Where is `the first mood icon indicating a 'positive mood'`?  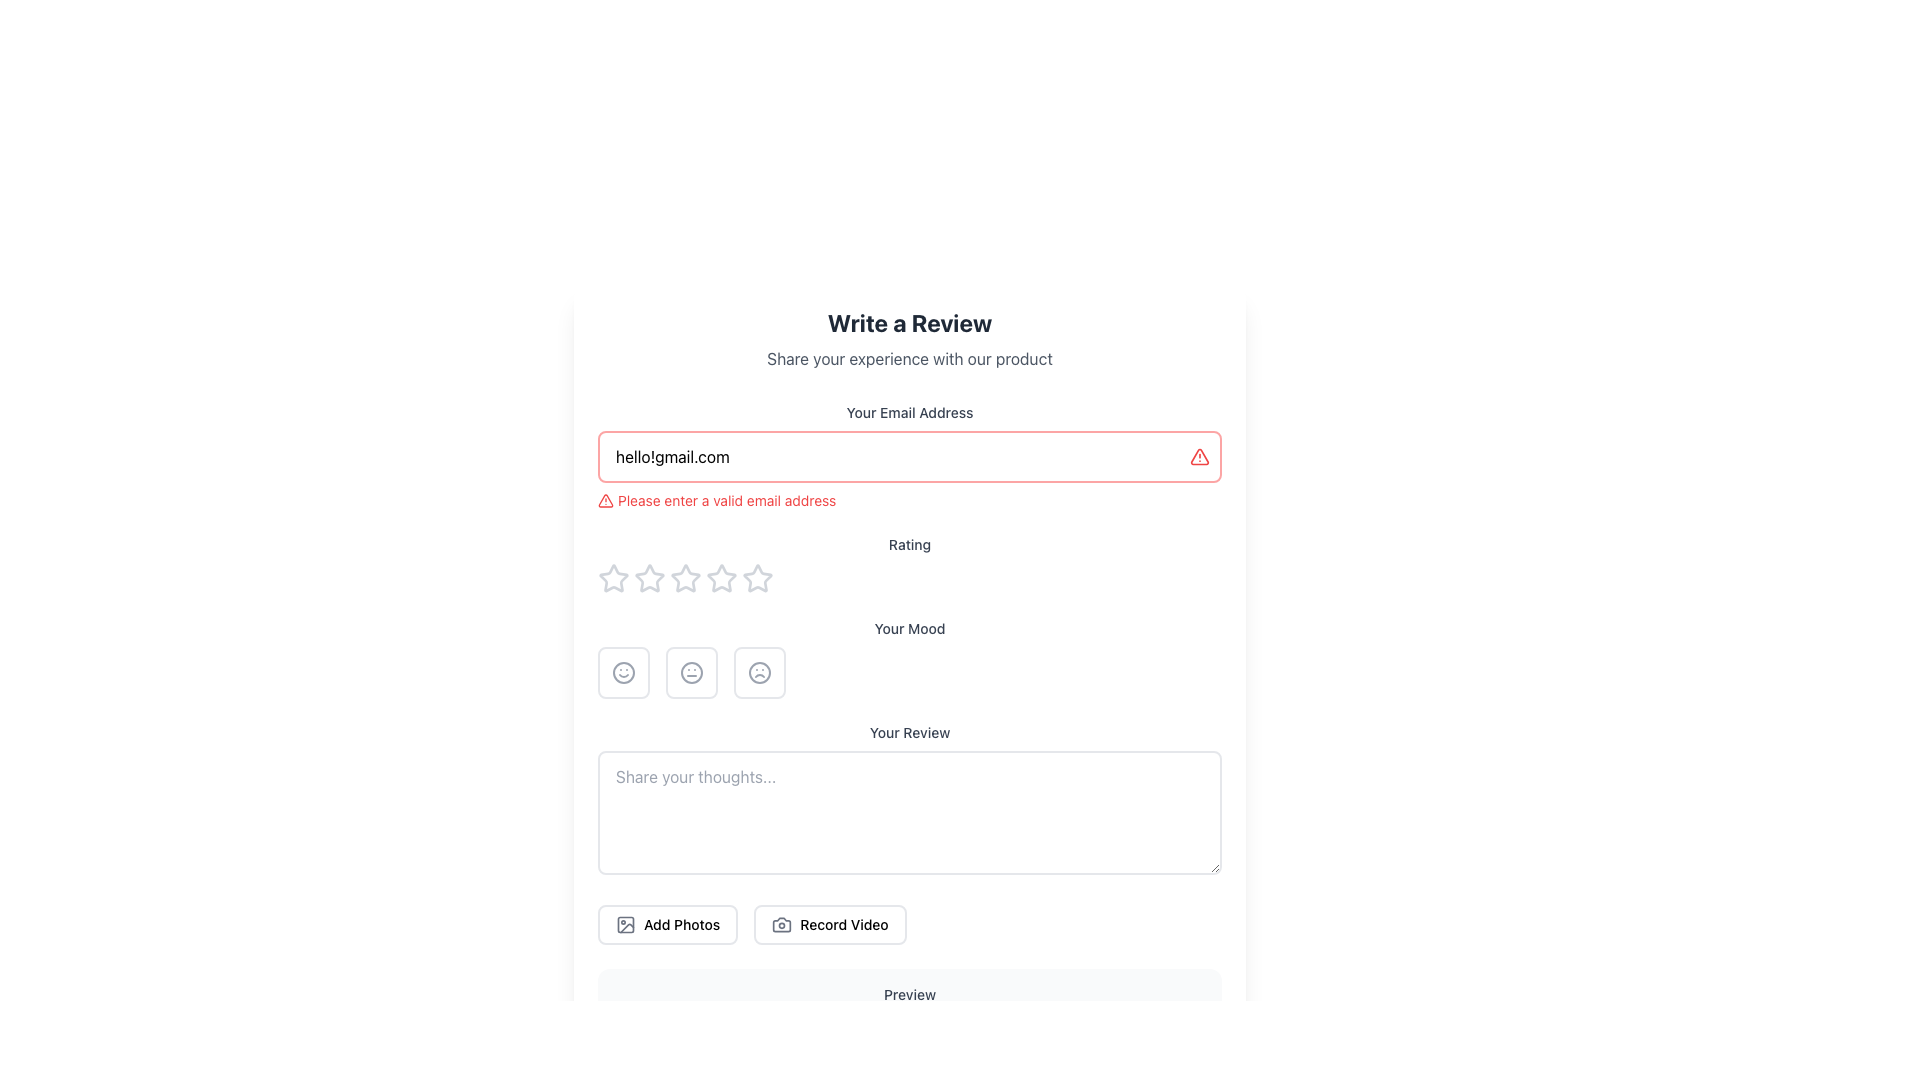
the first mood icon indicating a 'positive mood' is located at coordinates (623, 672).